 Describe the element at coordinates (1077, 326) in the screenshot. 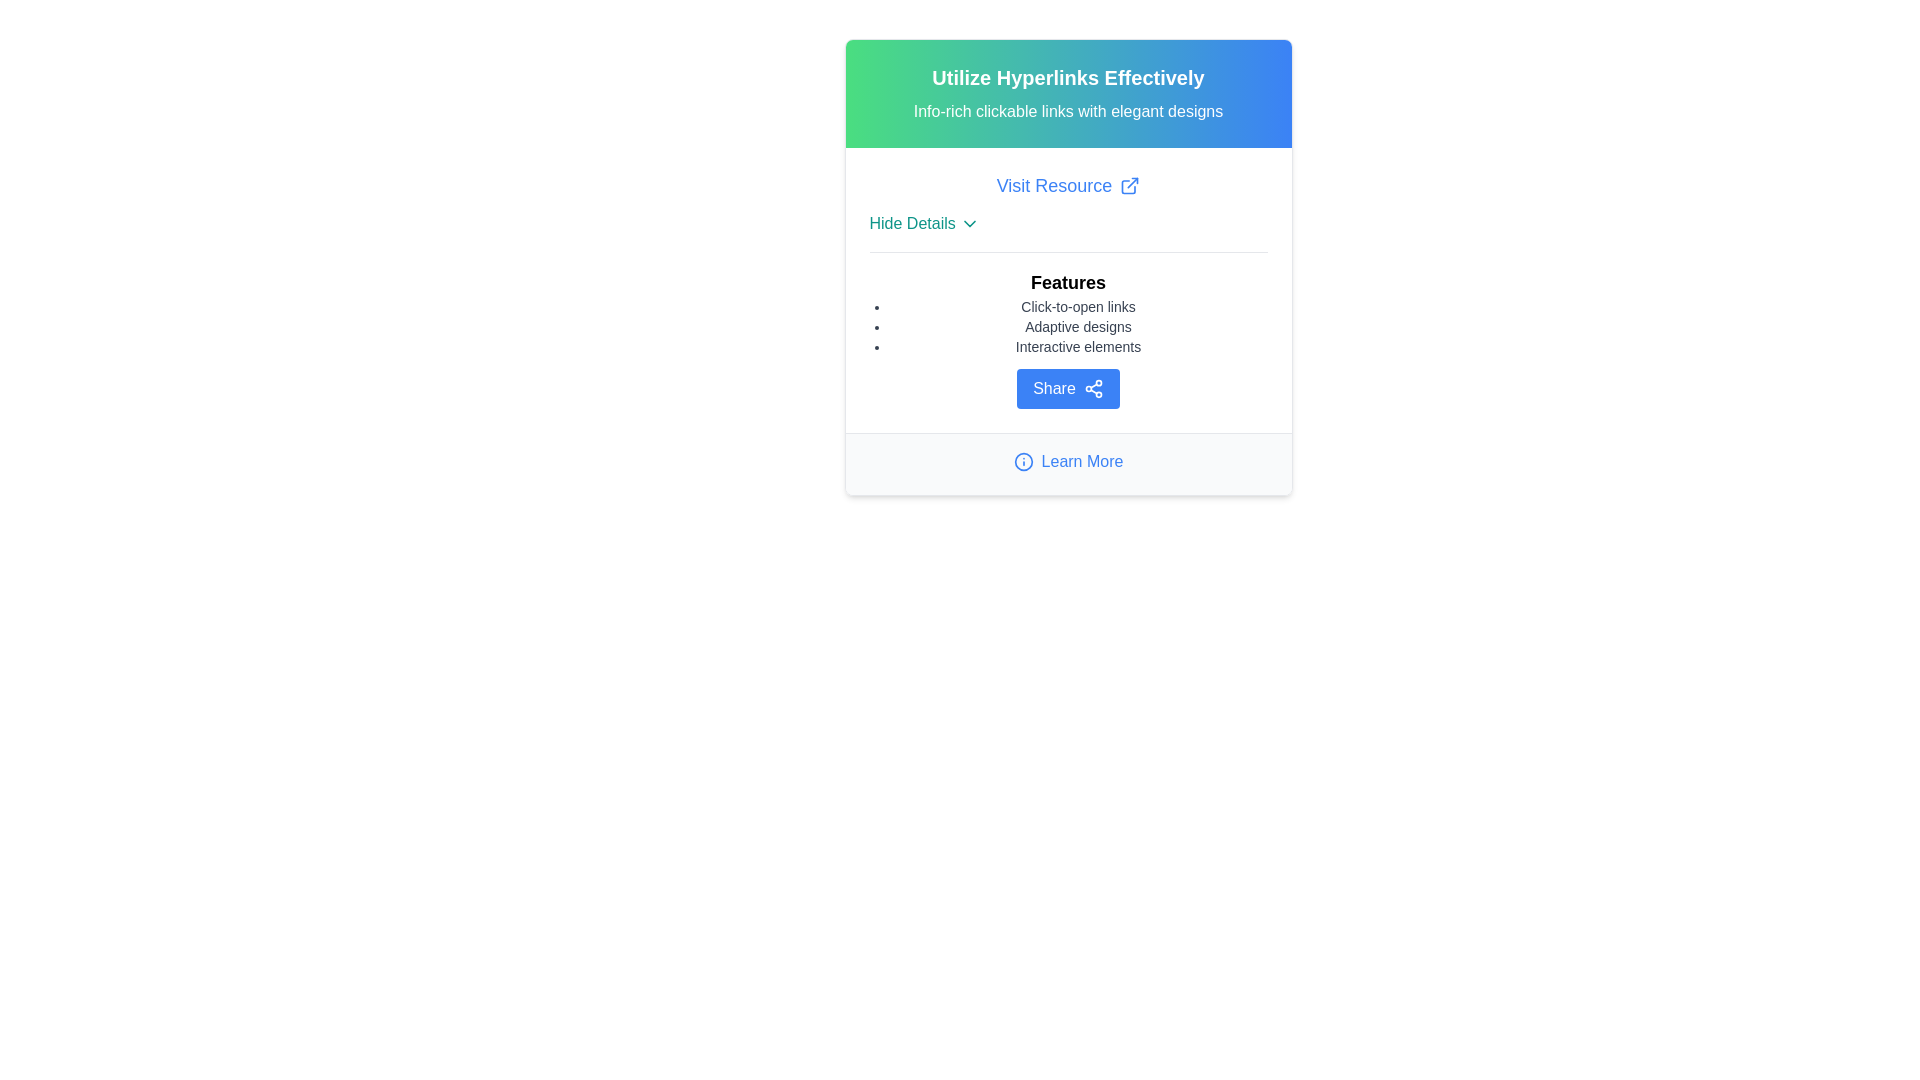

I see `the static text element that reads 'Adaptive designs.' located in the 'Features' section of the card-styled interface` at that location.